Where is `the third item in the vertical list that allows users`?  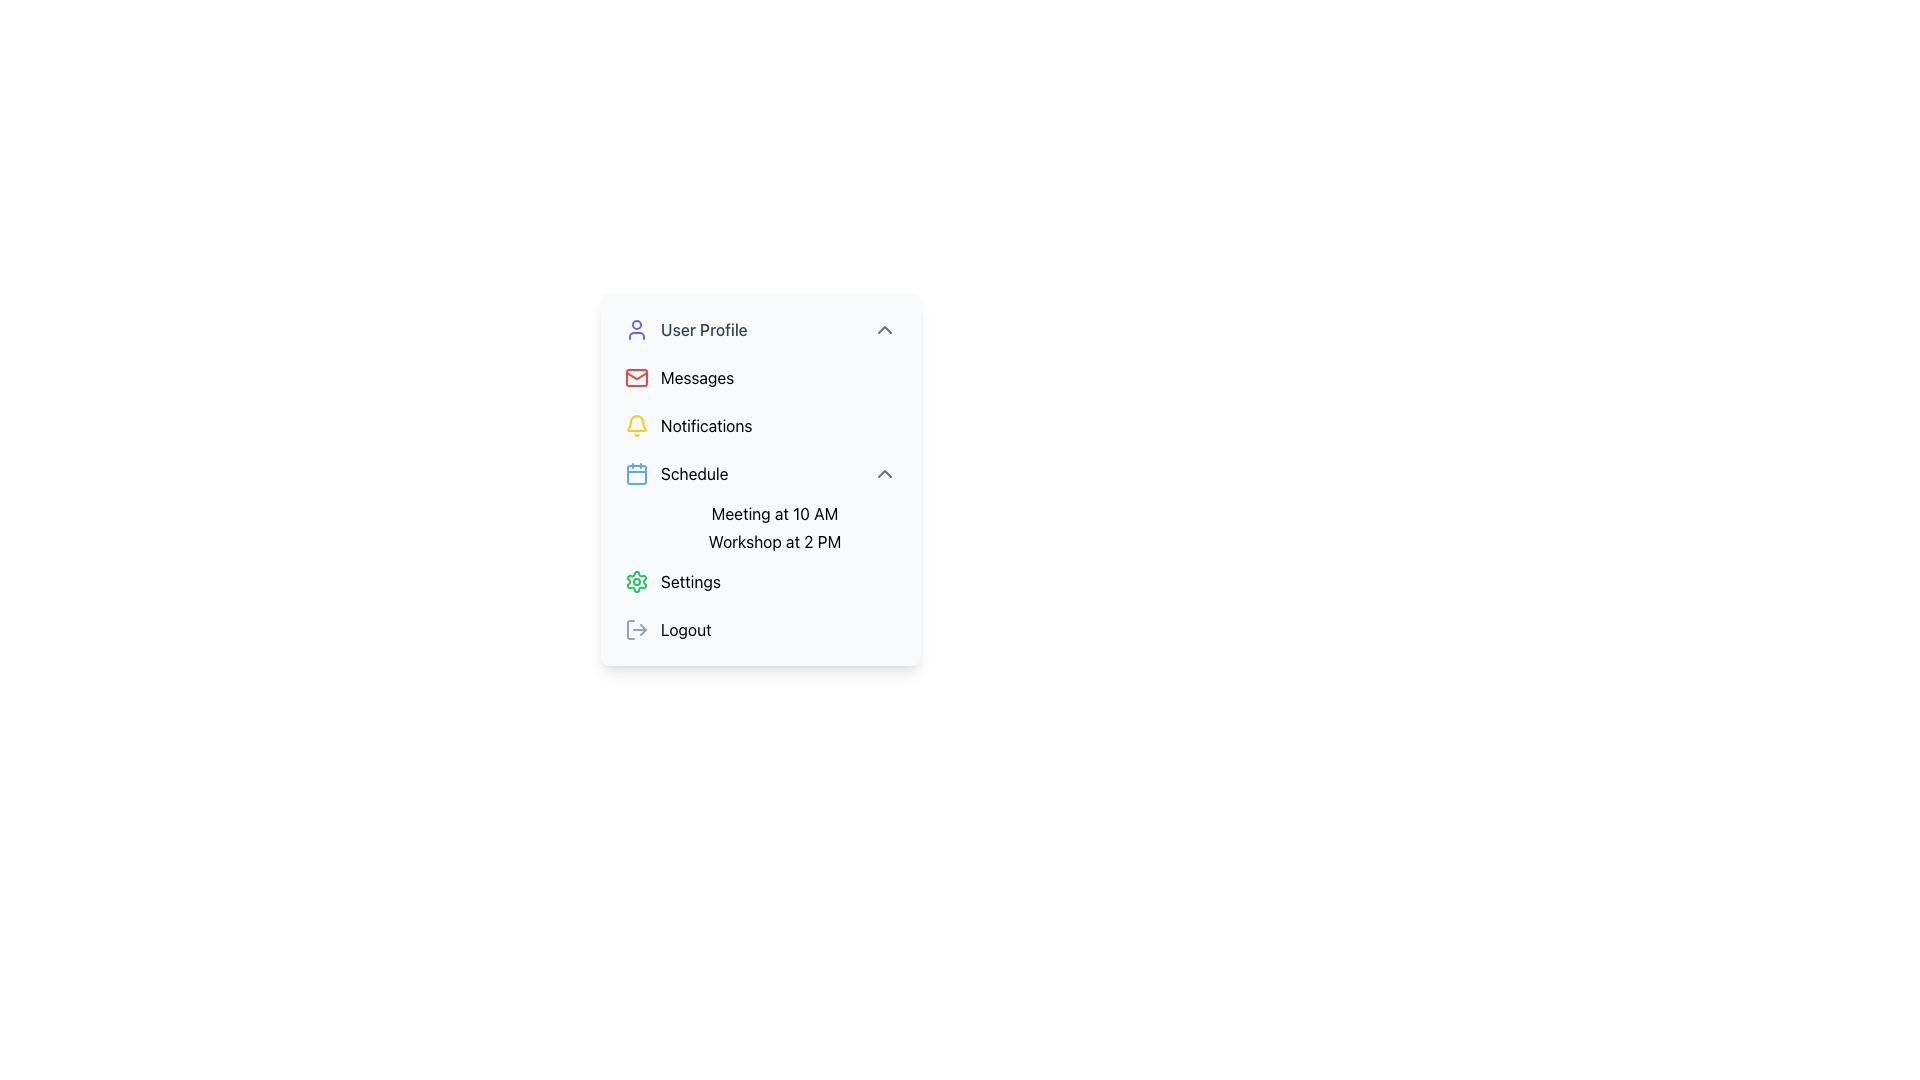
the third item in the vertical list that allows users is located at coordinates (760, 424).